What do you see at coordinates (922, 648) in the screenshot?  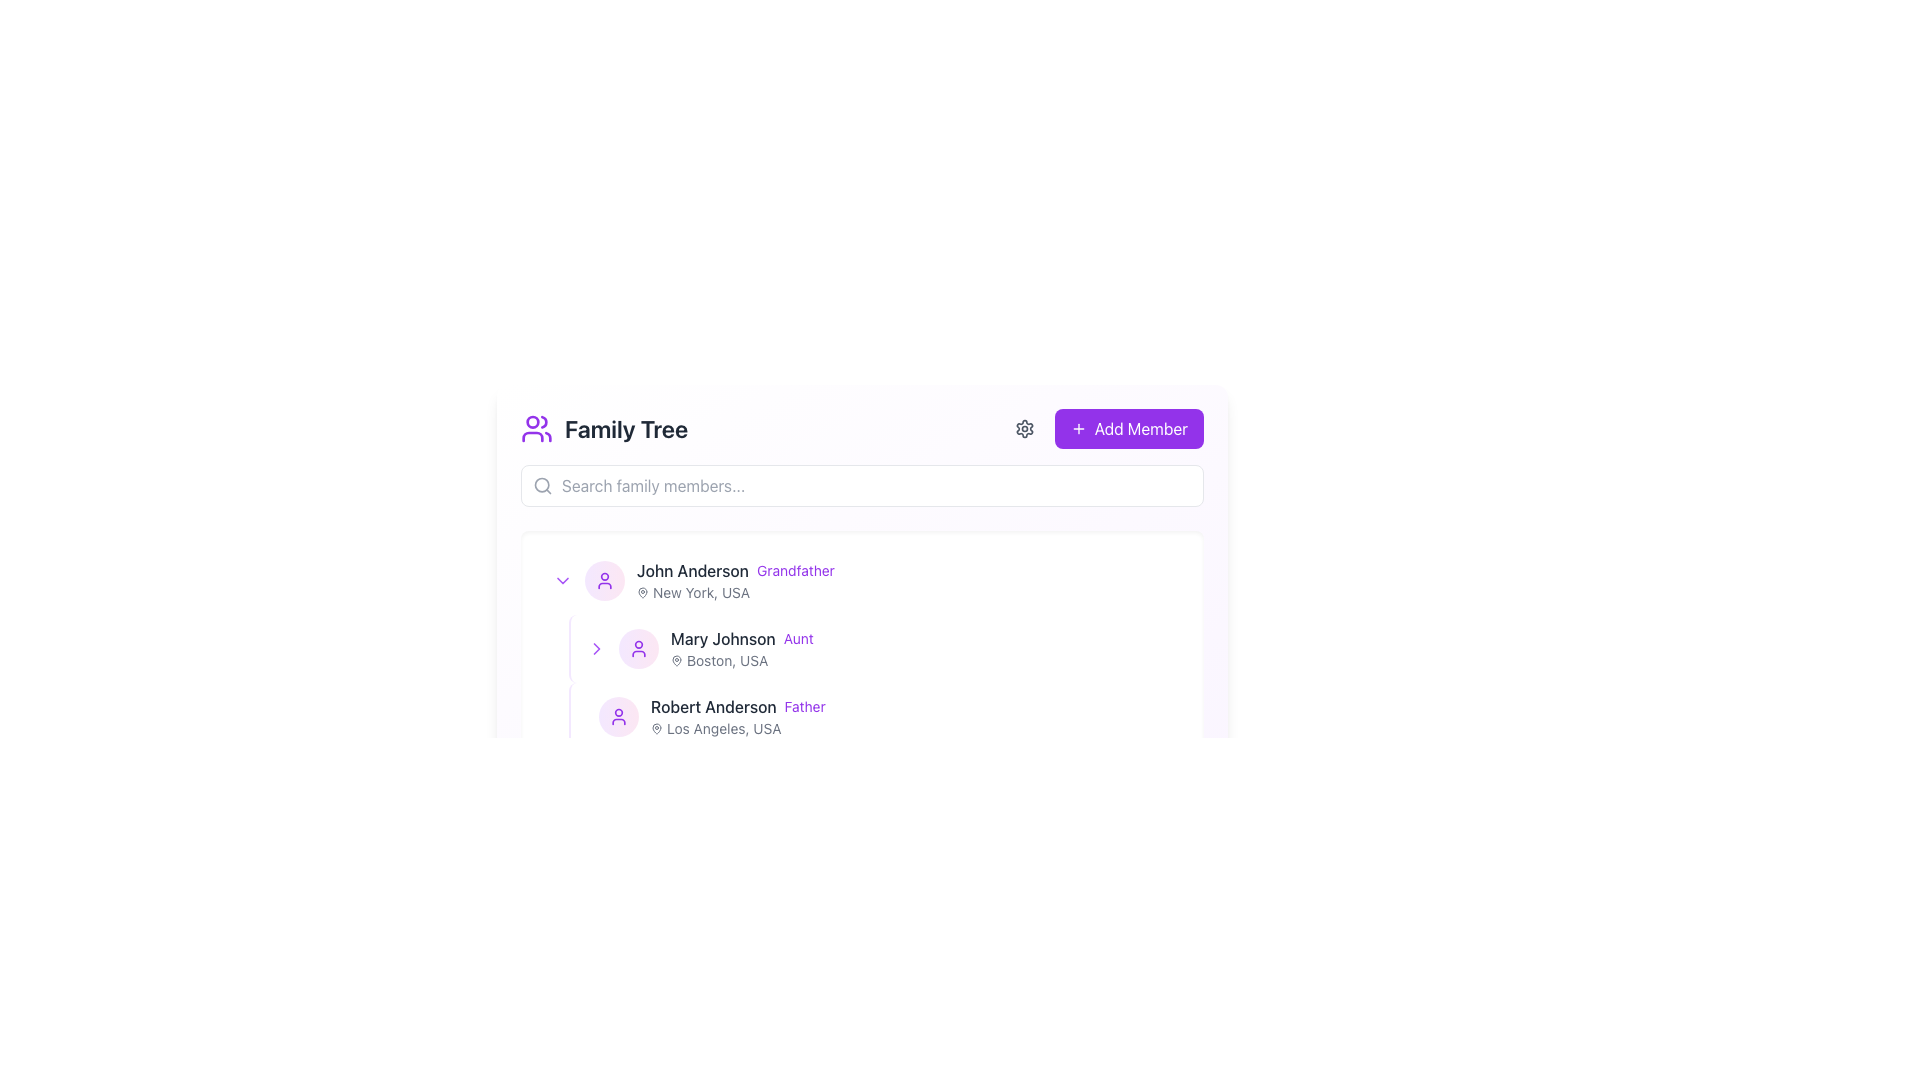 I see `the descriptive data card displaying a person's details, which is located in the central right region of a rectangular group box, positioned second in a vertical list between 'John Anderson' and 'Robert Anderson'` at bounding box center [922, 648].